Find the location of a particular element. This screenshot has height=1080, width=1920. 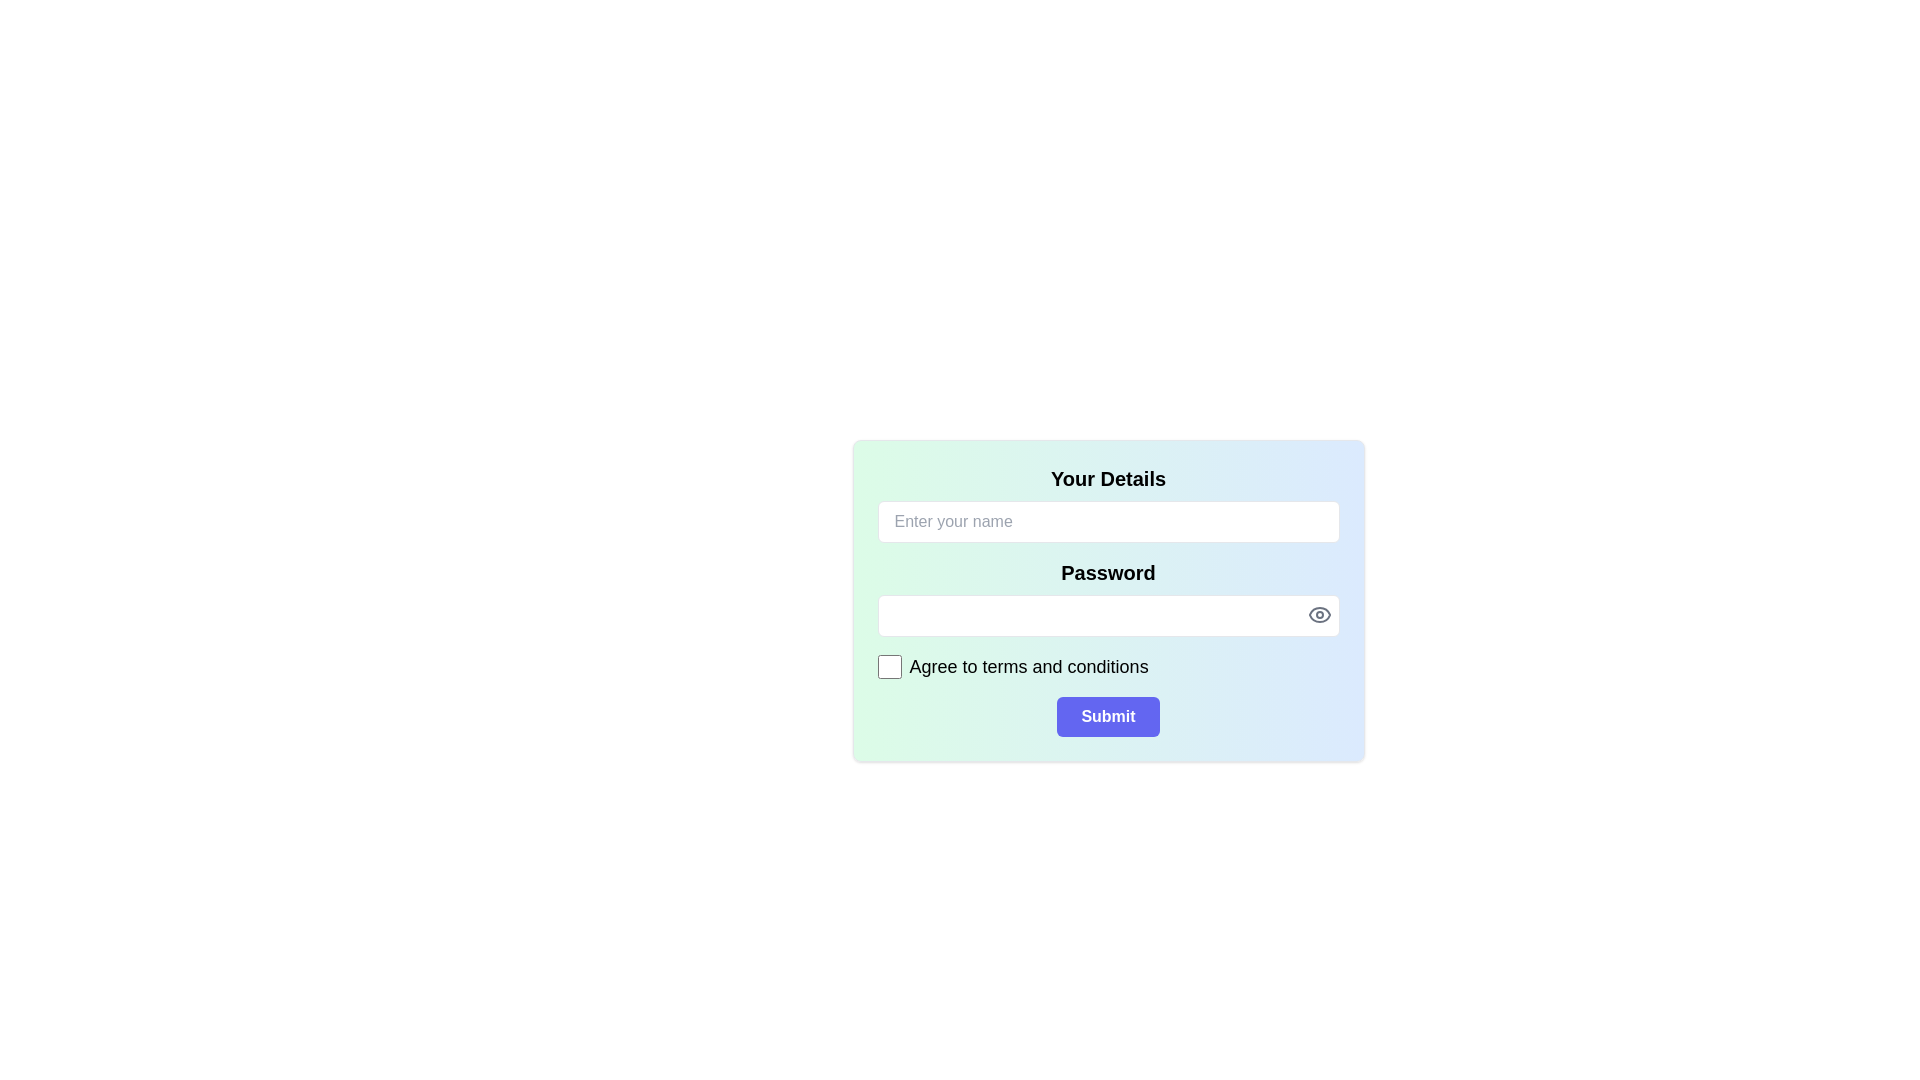

the label of the password input field is located at coordinates (1107, 596).